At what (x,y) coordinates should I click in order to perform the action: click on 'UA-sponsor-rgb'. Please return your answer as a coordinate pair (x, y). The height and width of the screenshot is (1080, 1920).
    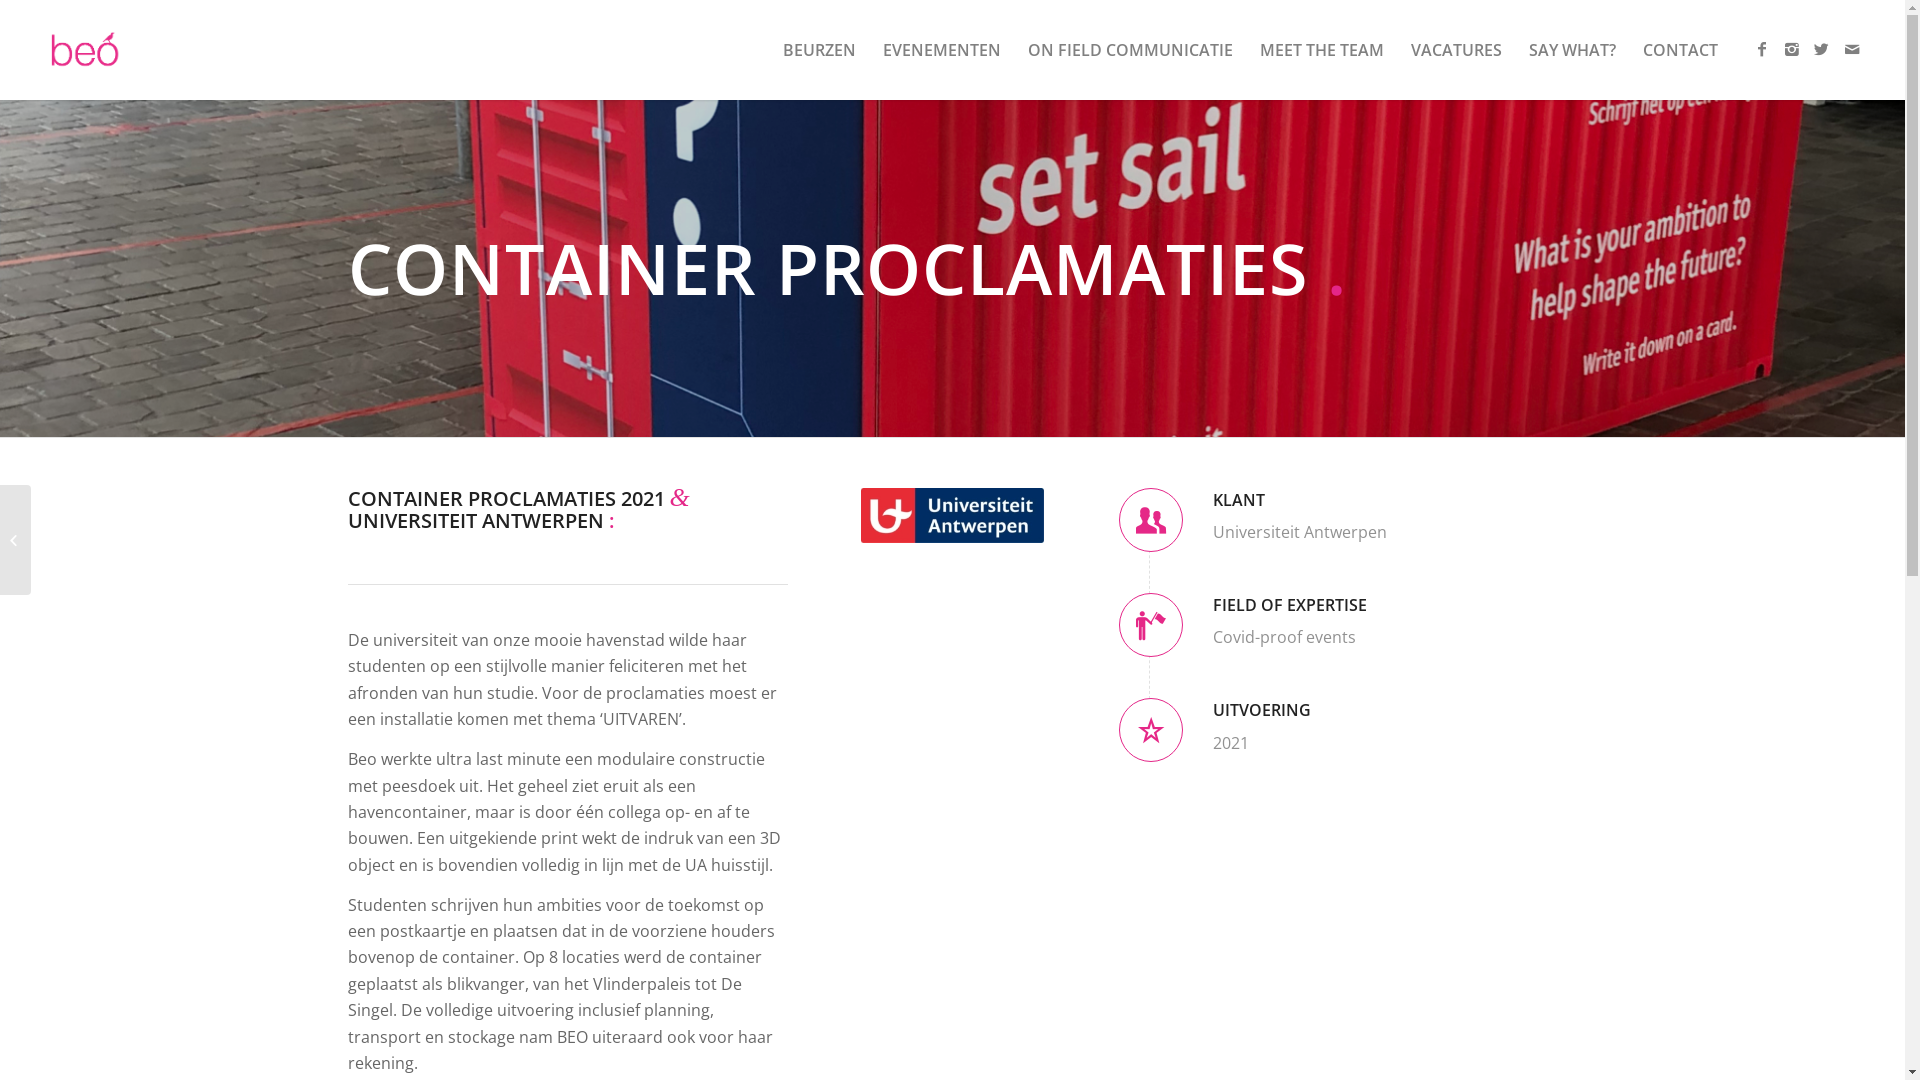
    Looking at the image, I should click on (952, 514).